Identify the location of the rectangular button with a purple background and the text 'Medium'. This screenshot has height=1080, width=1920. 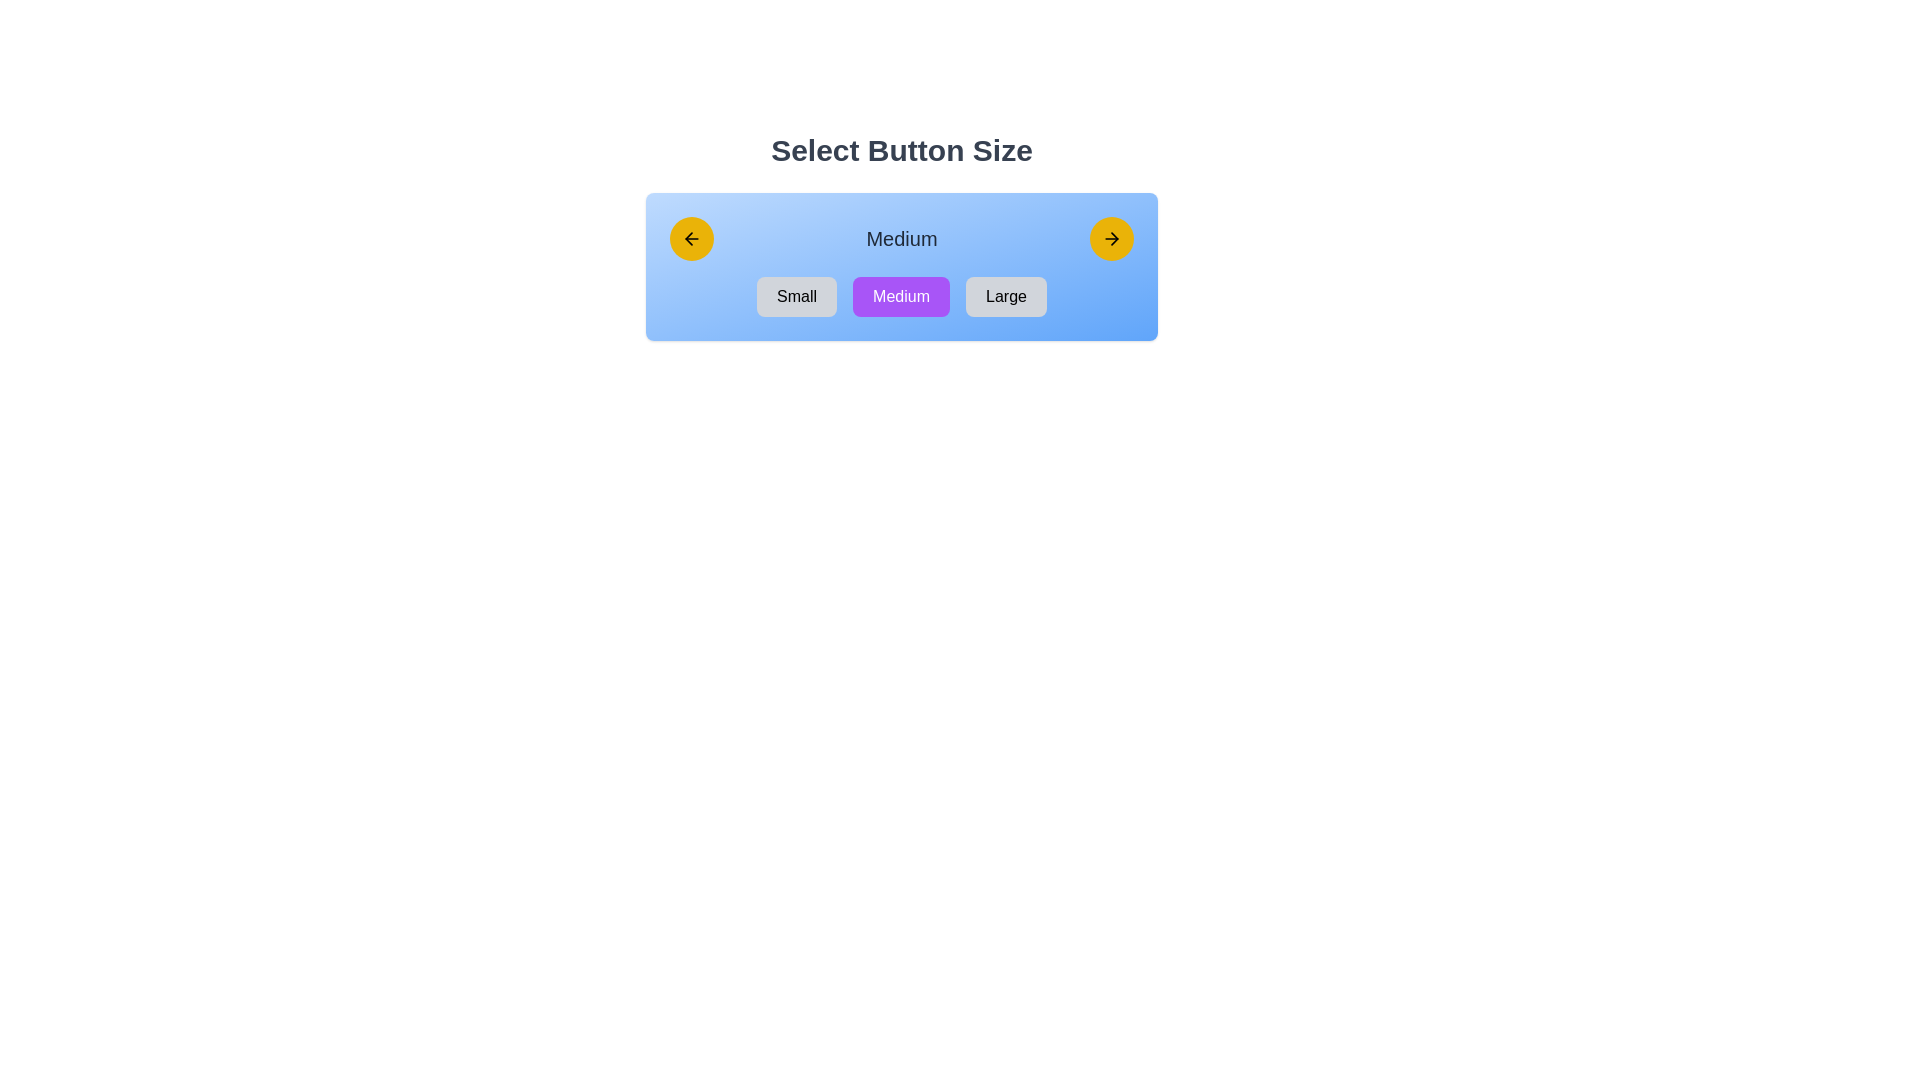
(900, 297).